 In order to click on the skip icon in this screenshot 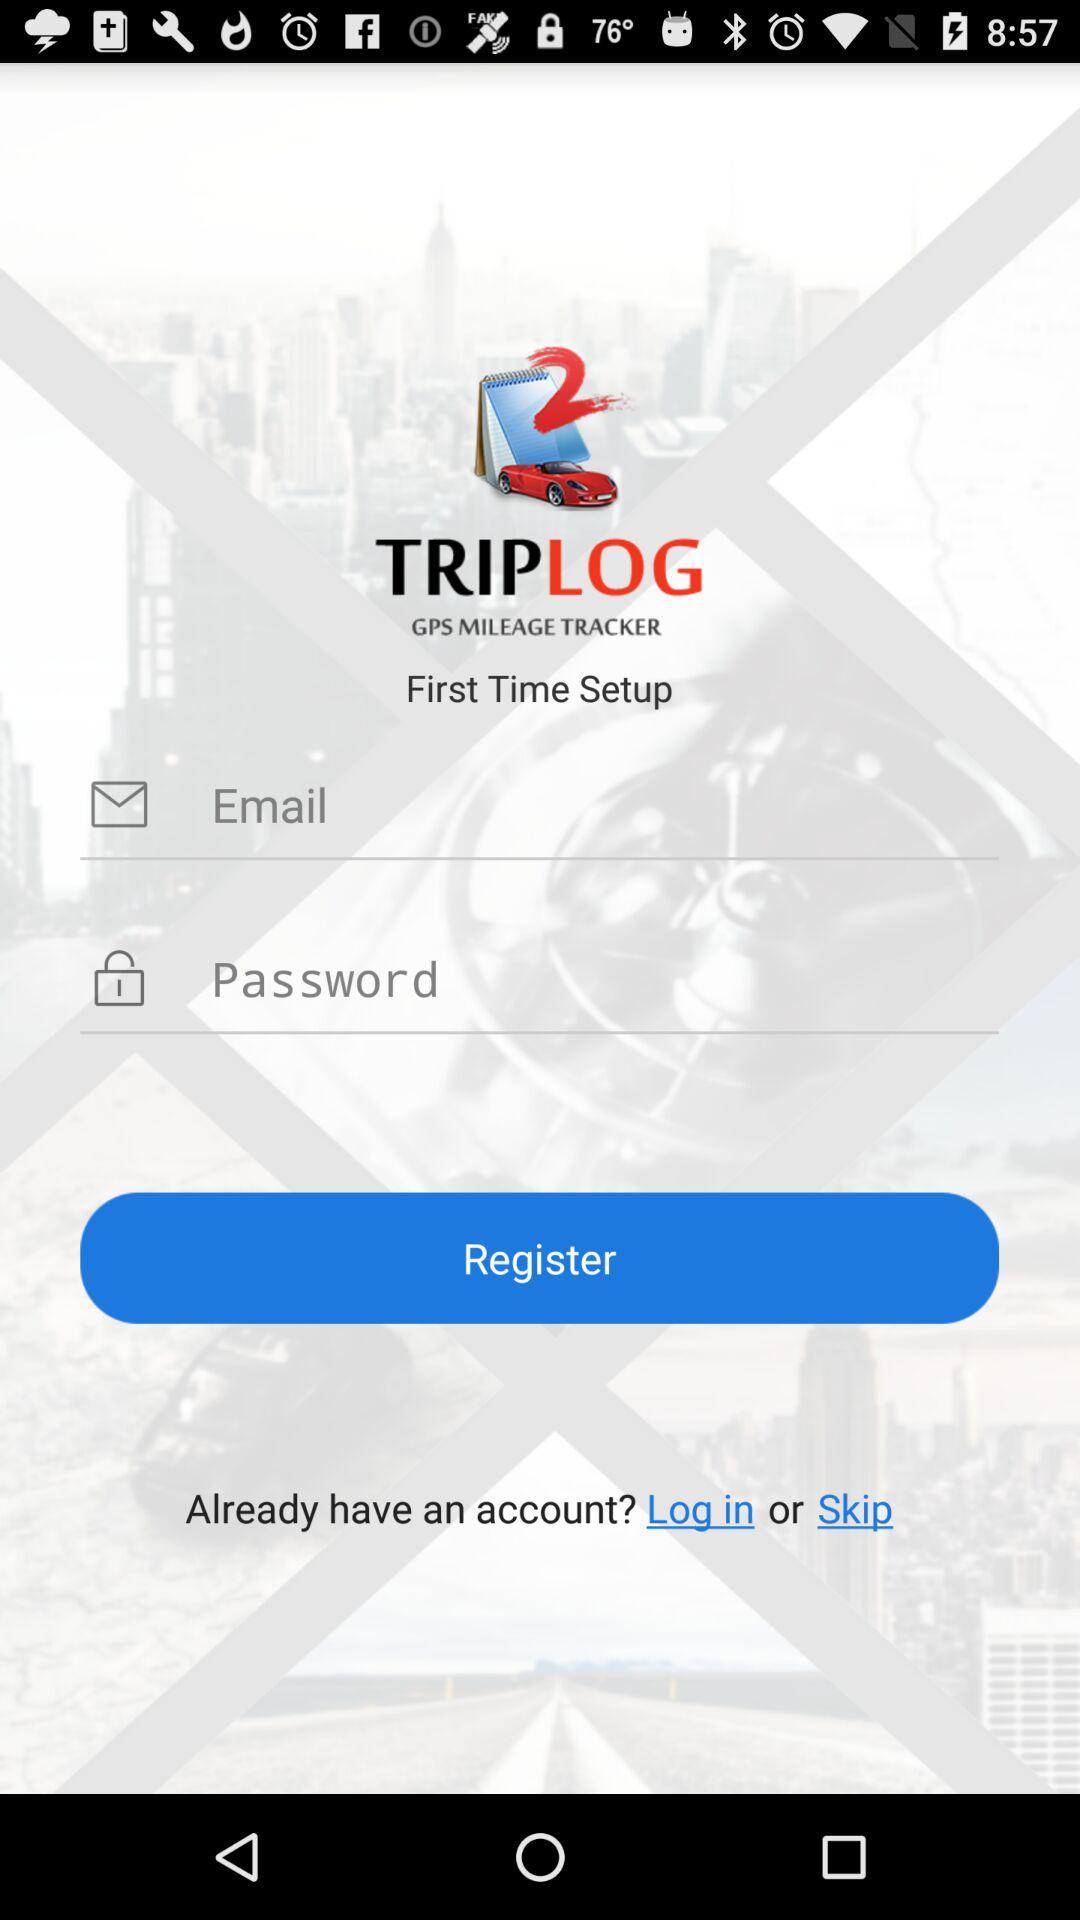, I will do `click(855, 1507)`.